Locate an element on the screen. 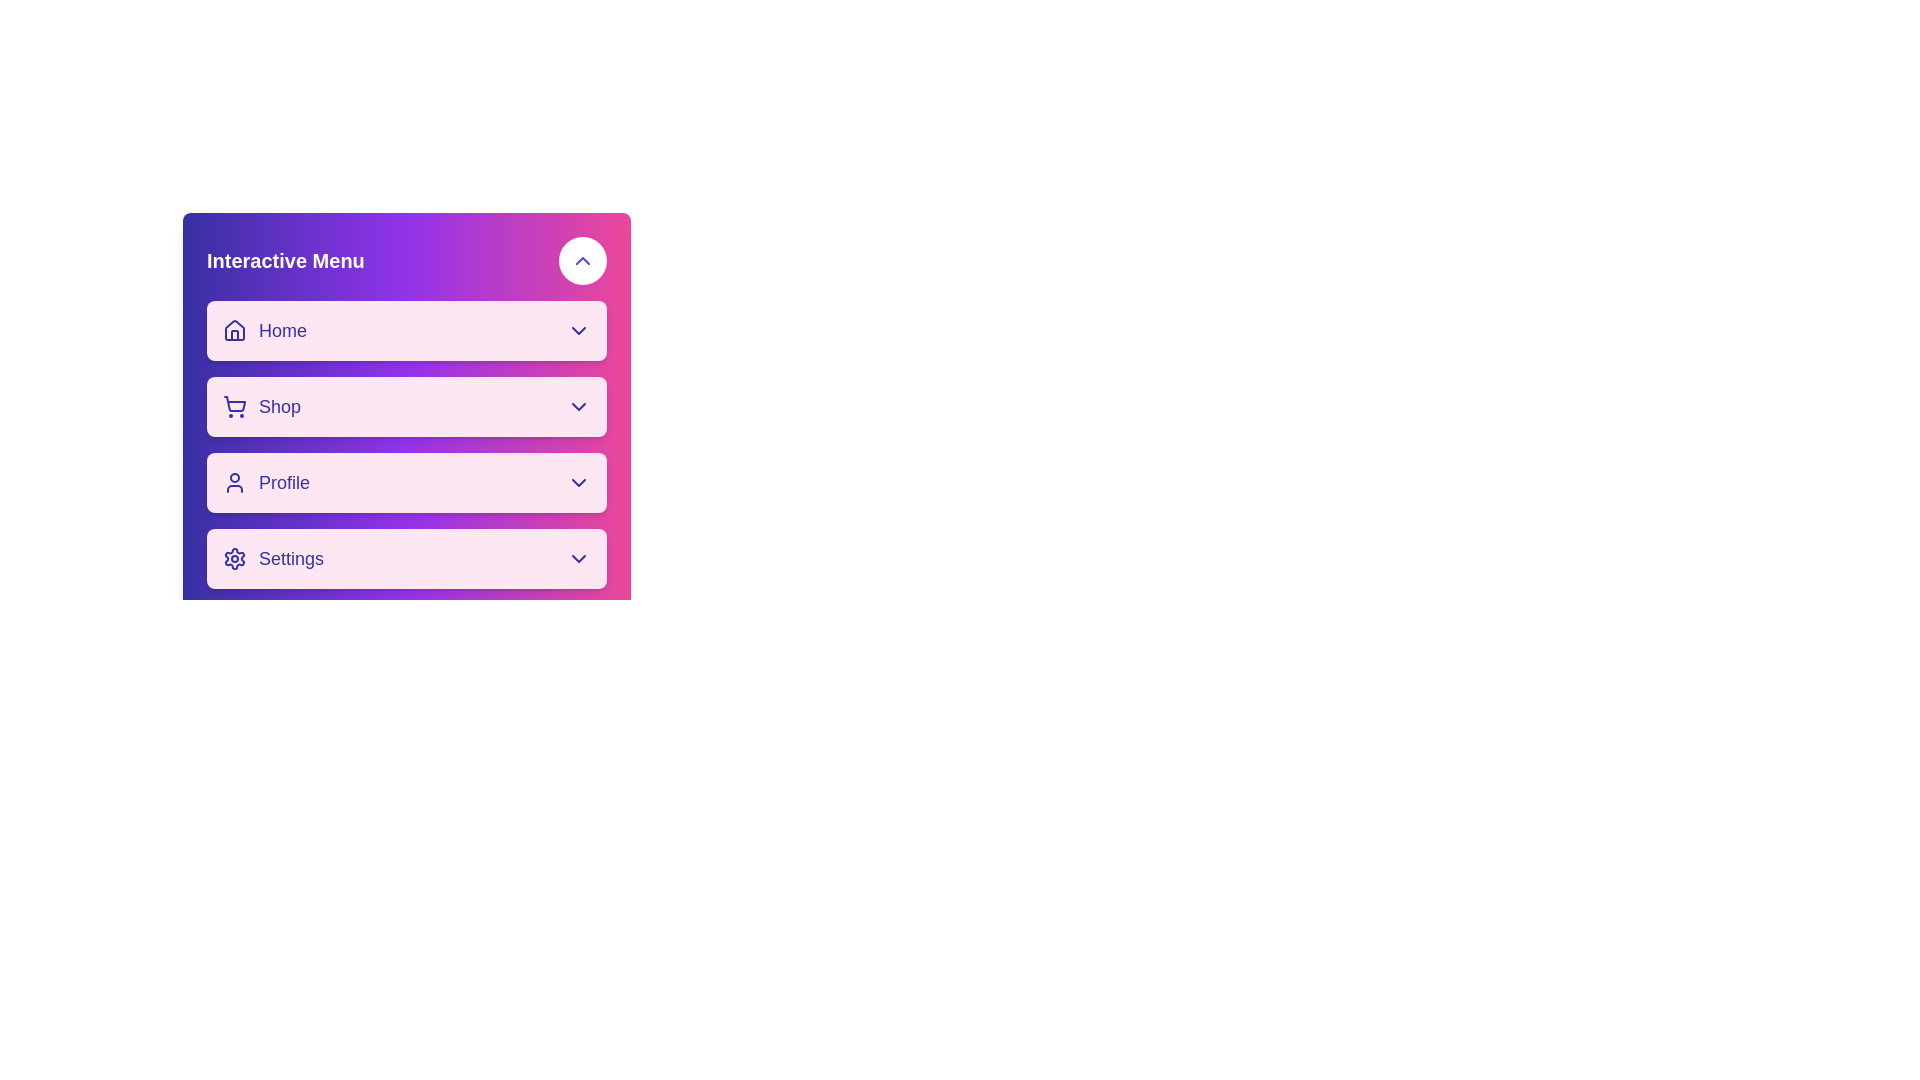 This screenshot has width=1920, height=1080. the 'Profile' section represented is located at coordinates (235, 482).